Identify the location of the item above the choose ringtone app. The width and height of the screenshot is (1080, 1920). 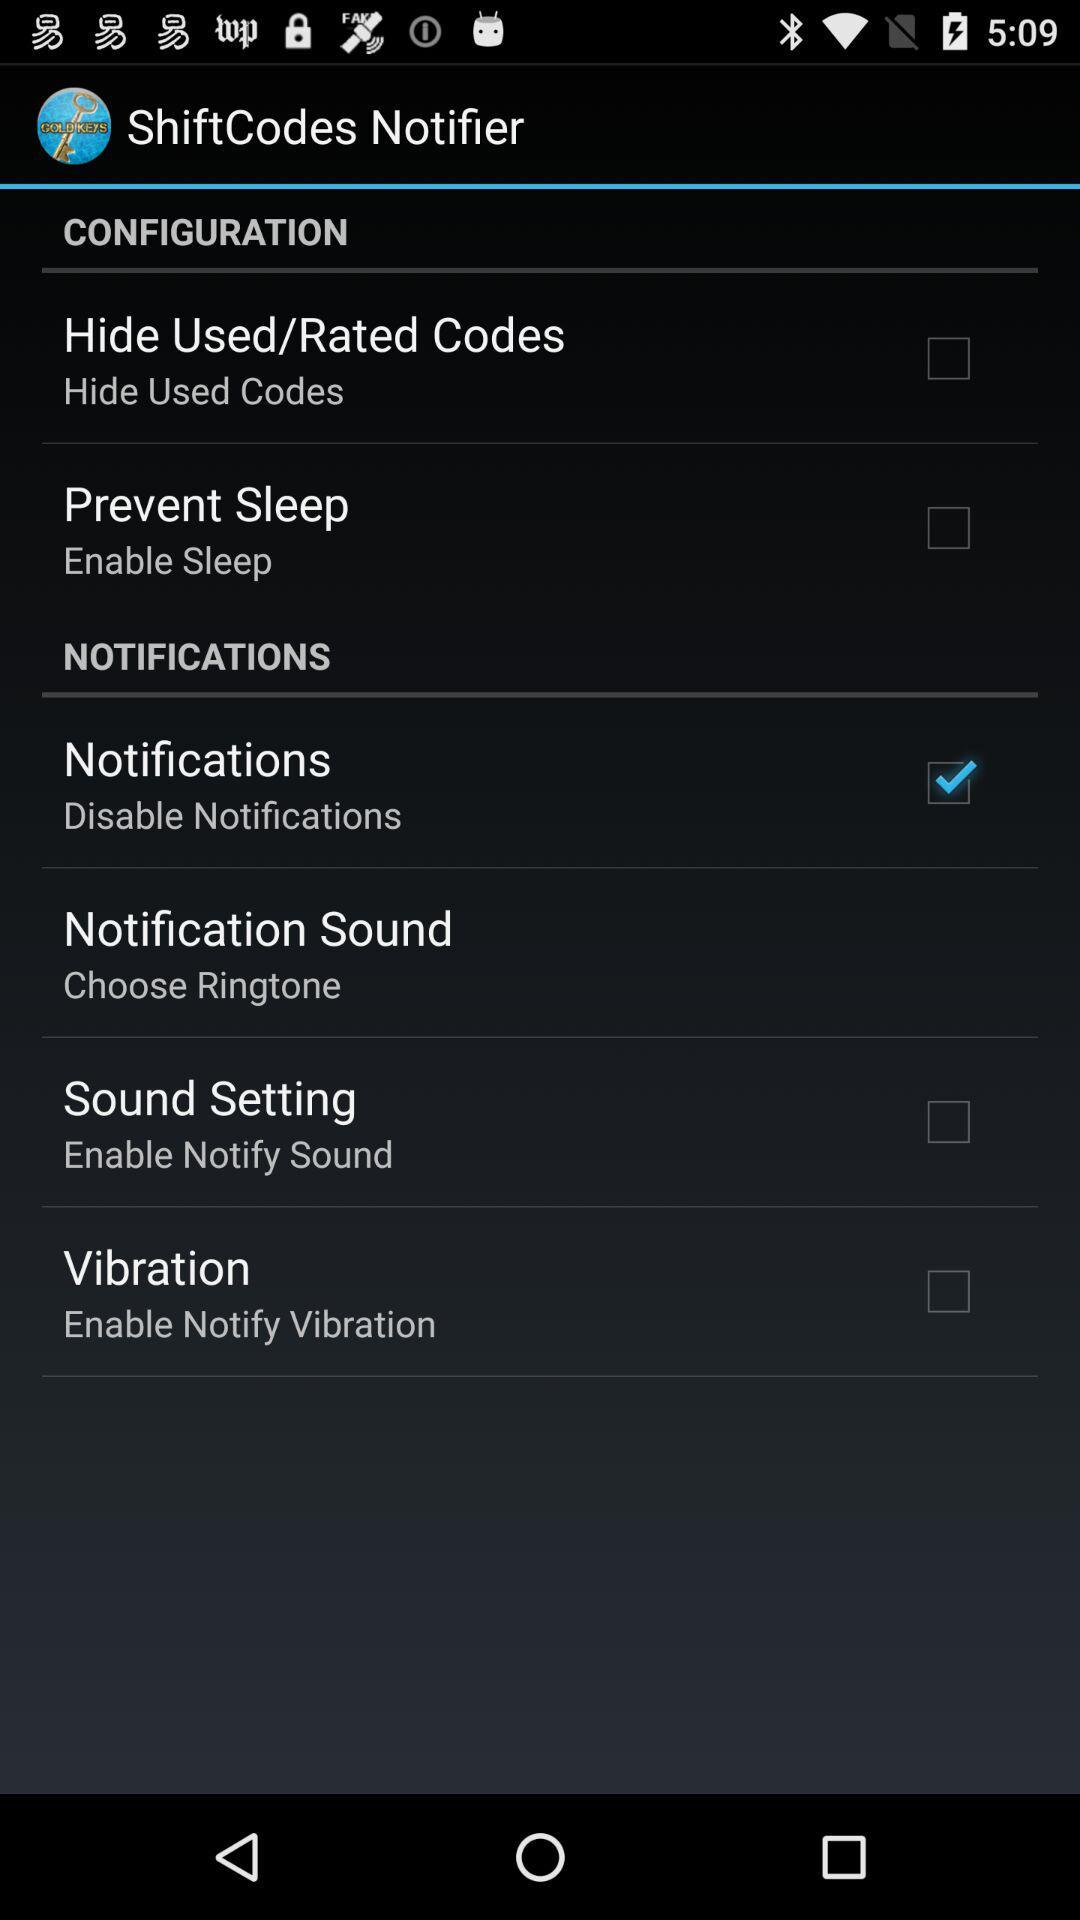
(257, 926).